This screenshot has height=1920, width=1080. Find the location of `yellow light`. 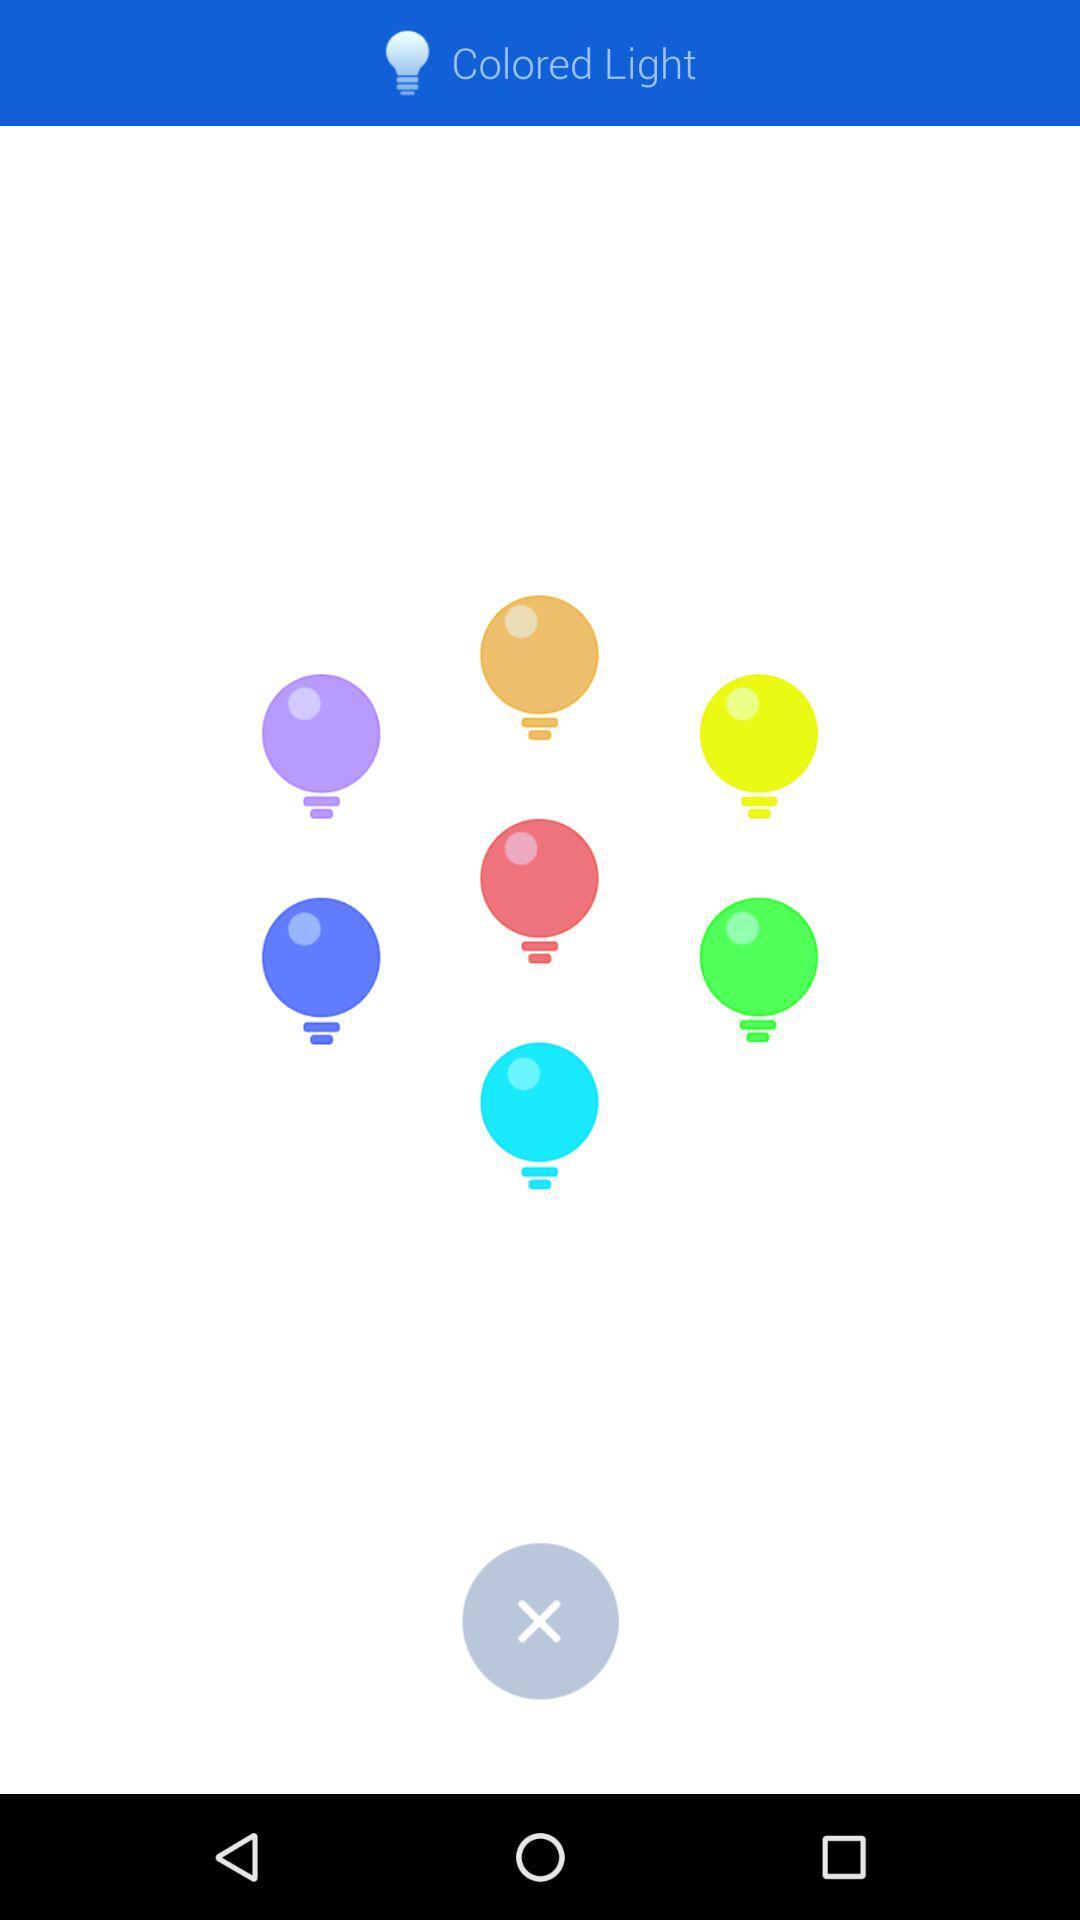

yellow light is located at coordinates (758, 746).